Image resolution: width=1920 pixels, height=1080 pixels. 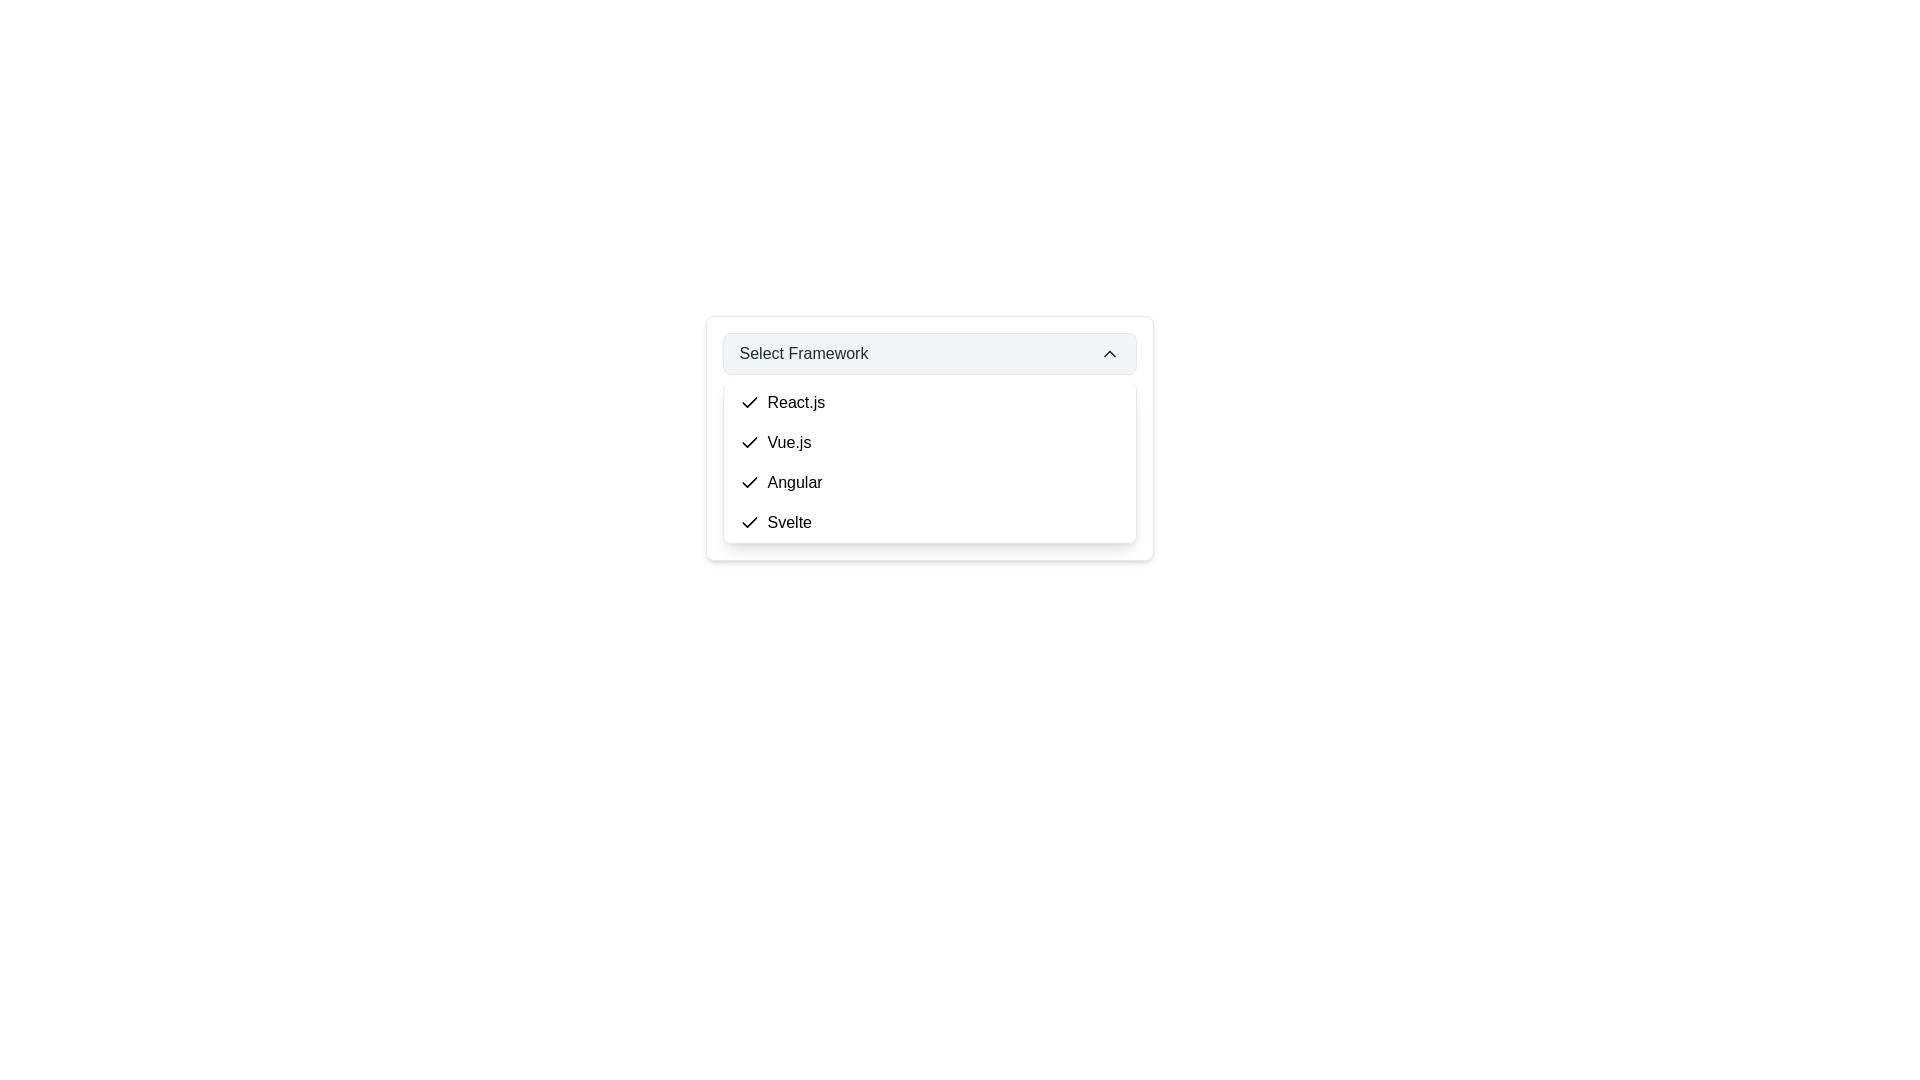 I want to click on the checkmark icon next to the text 'React.js' in the 'Select Framework' dropdown menu, so click(x=748, y=402).